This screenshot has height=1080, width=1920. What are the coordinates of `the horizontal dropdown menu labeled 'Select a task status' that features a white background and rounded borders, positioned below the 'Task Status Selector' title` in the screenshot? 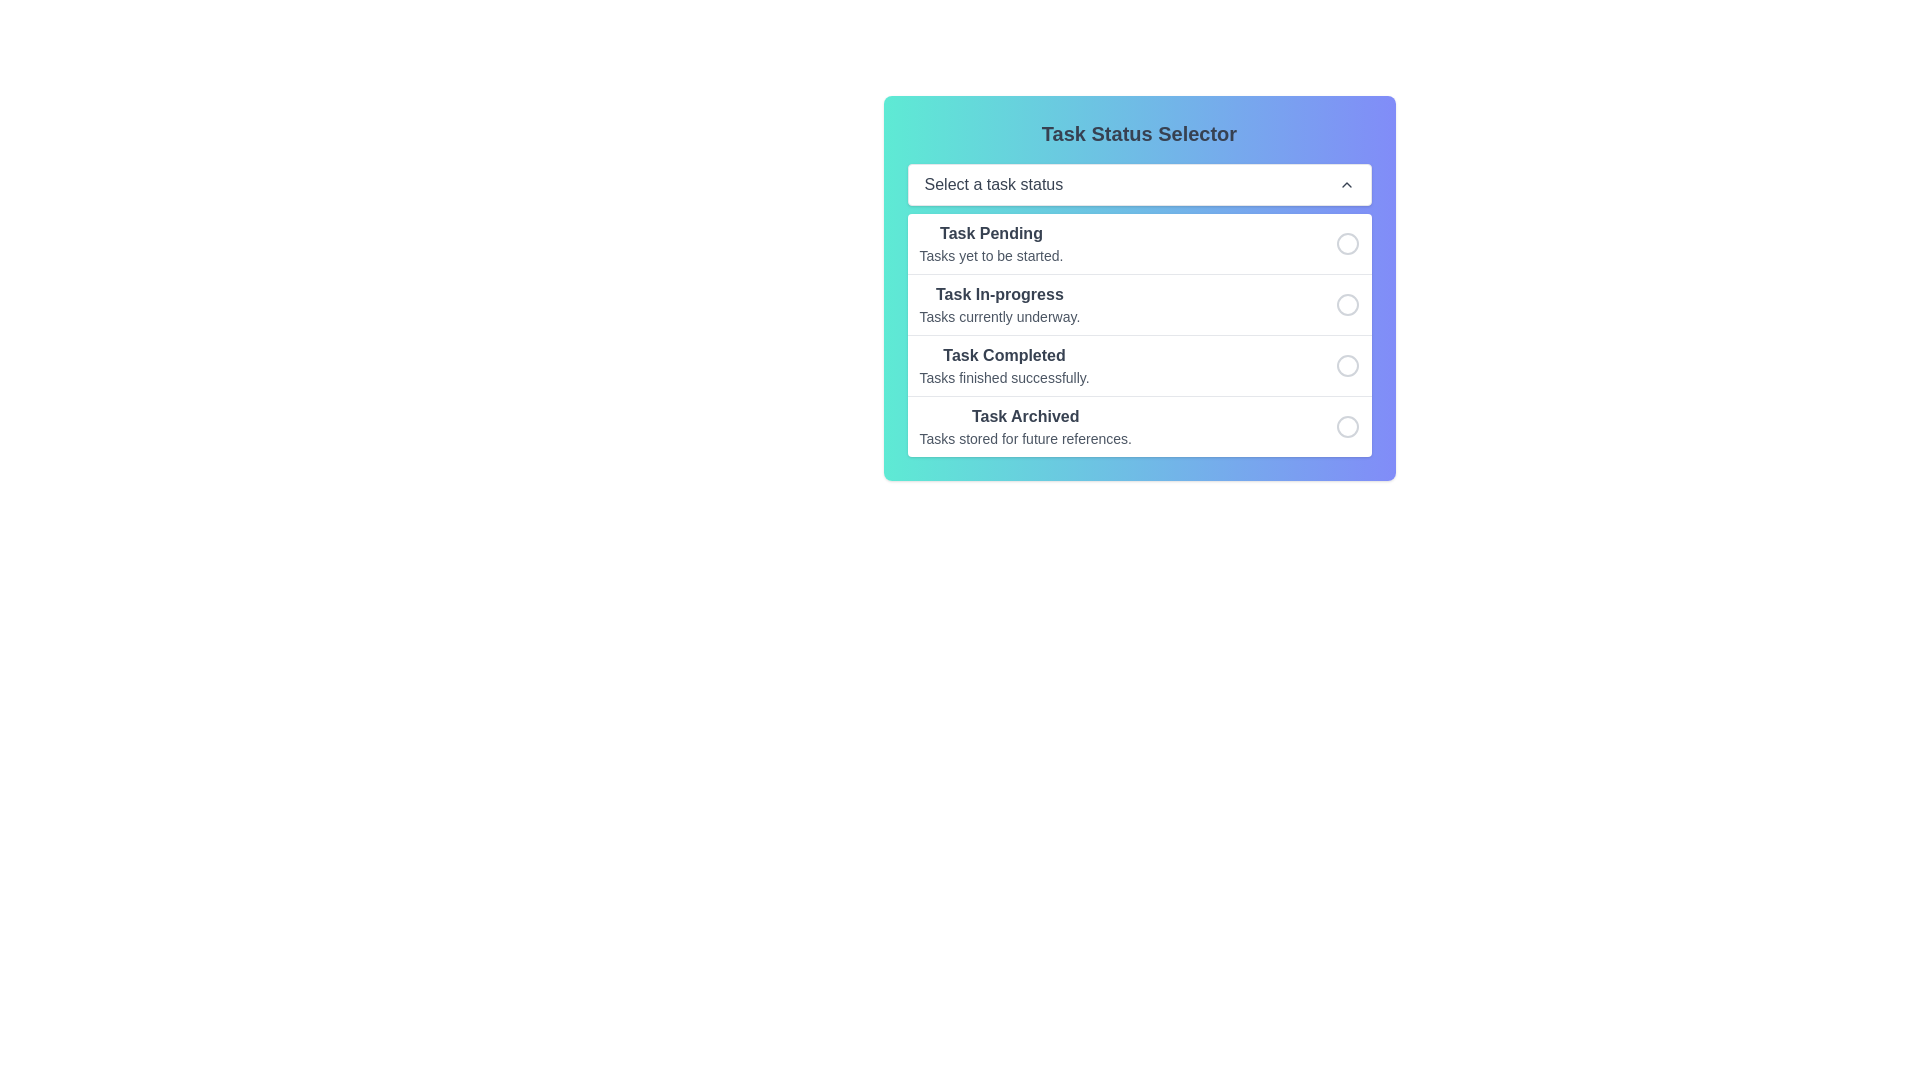 It's located at (1139, 185).